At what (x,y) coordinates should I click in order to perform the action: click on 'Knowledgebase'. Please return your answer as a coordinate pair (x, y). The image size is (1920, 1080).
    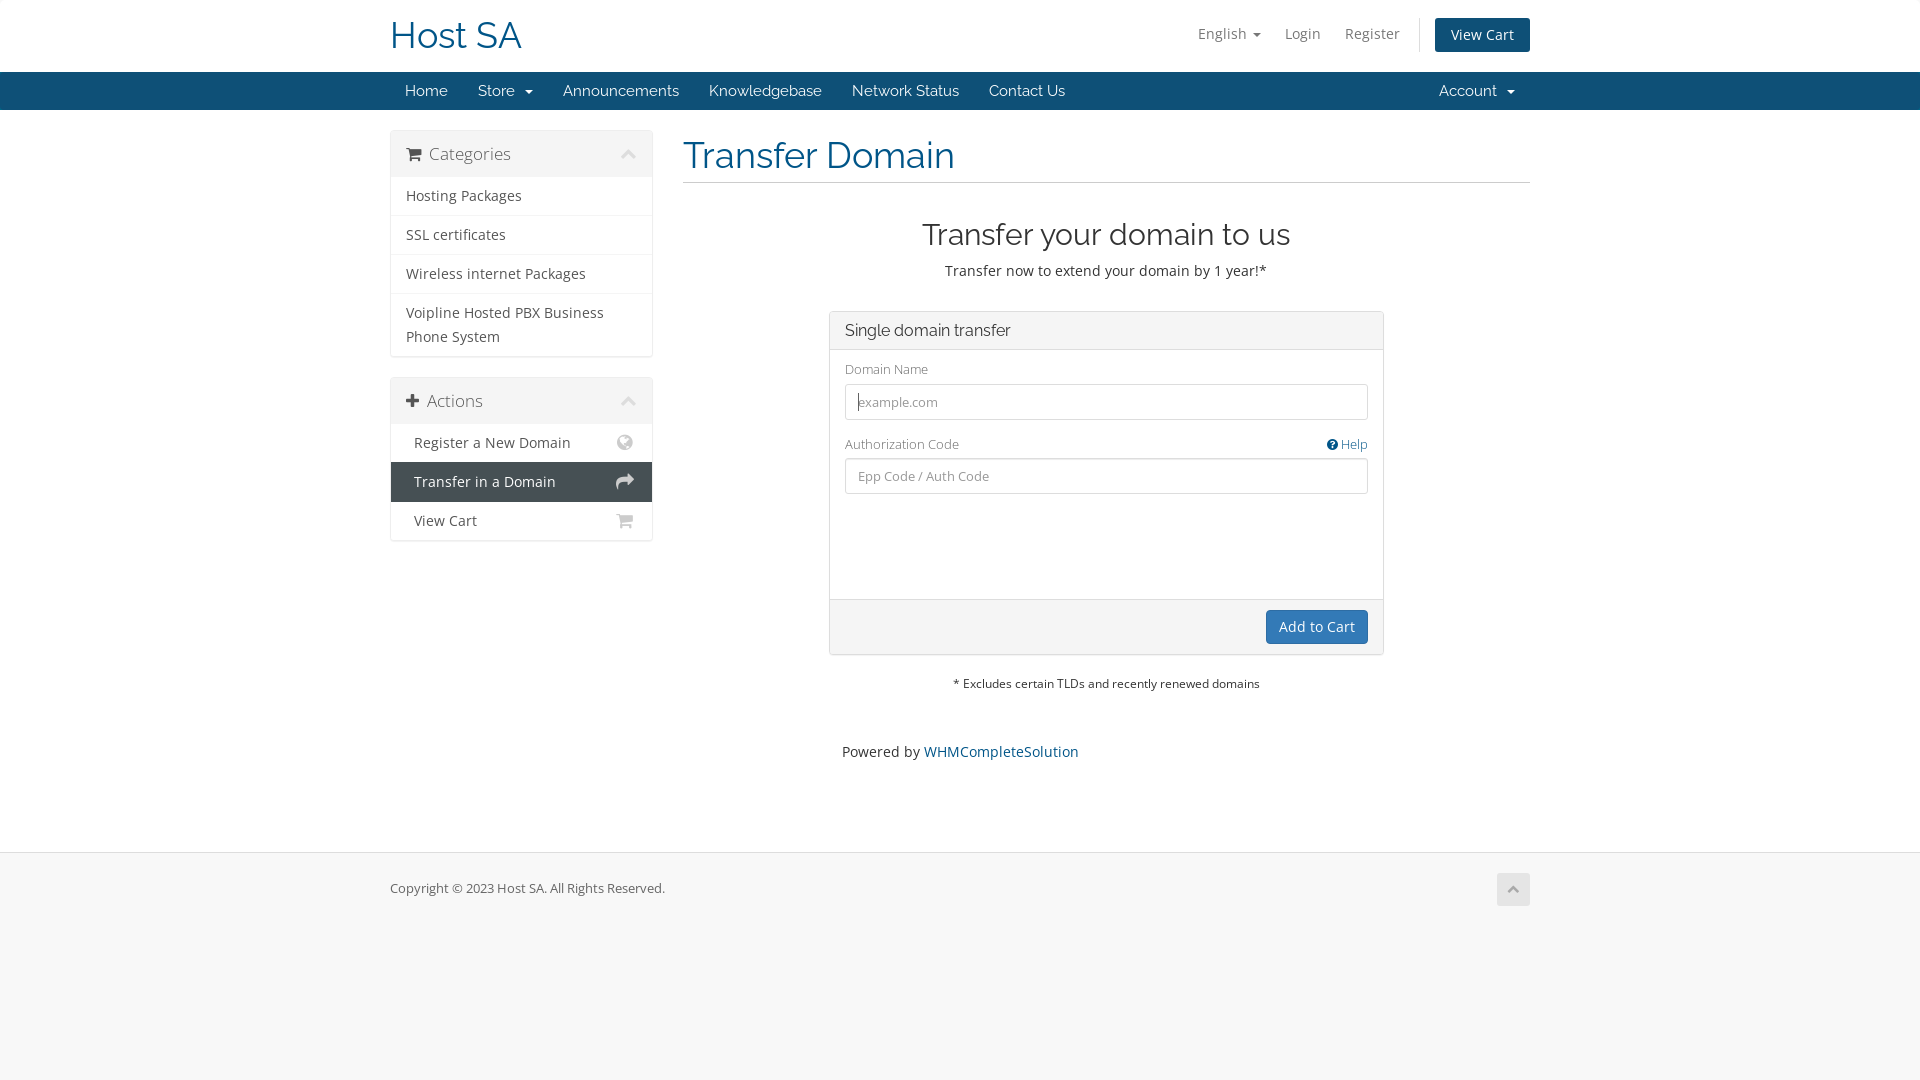
    Looking at the image, I should click on (764, 91).